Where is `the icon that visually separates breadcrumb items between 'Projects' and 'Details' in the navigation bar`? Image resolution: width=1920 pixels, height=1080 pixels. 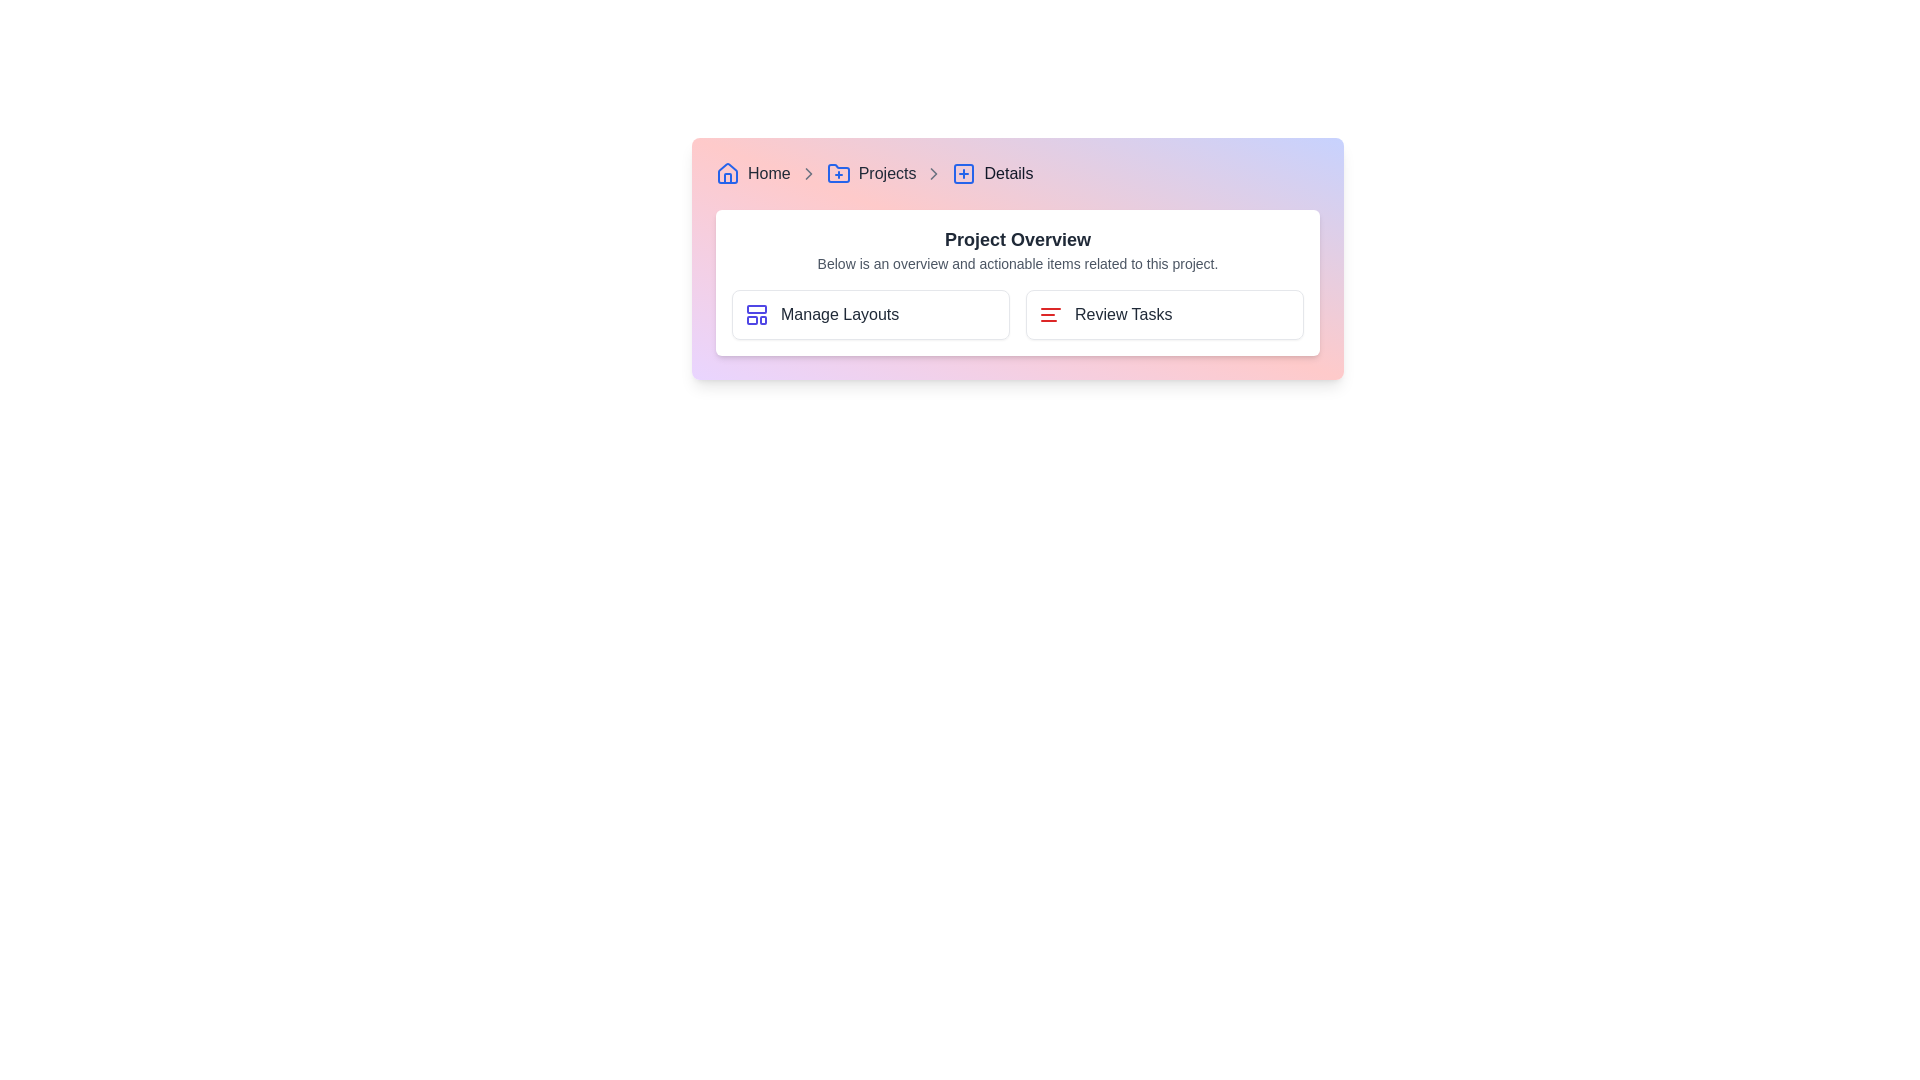 the icon that visually separates breadcrumb items between 'Projects' and 'Details' in the navigation bar is located at coordinates (933, 172).